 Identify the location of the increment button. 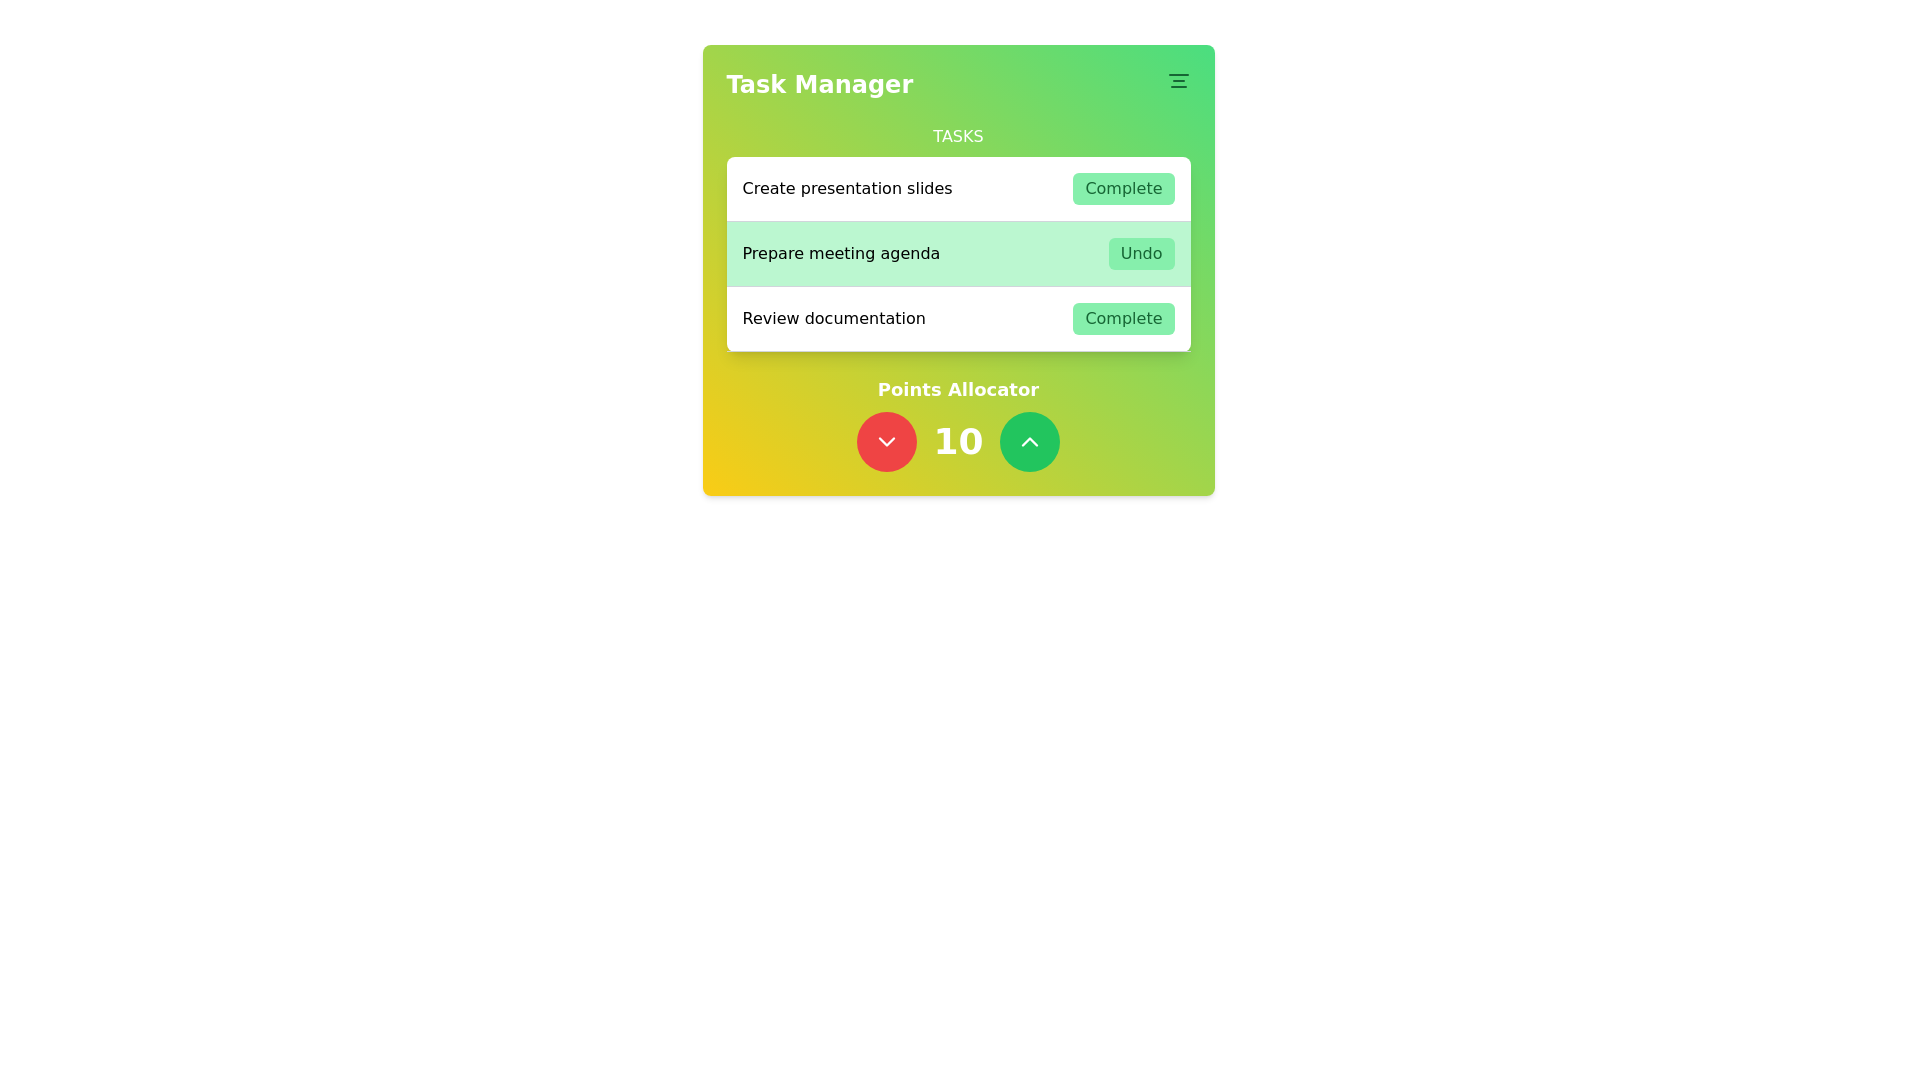
(1029, 441).